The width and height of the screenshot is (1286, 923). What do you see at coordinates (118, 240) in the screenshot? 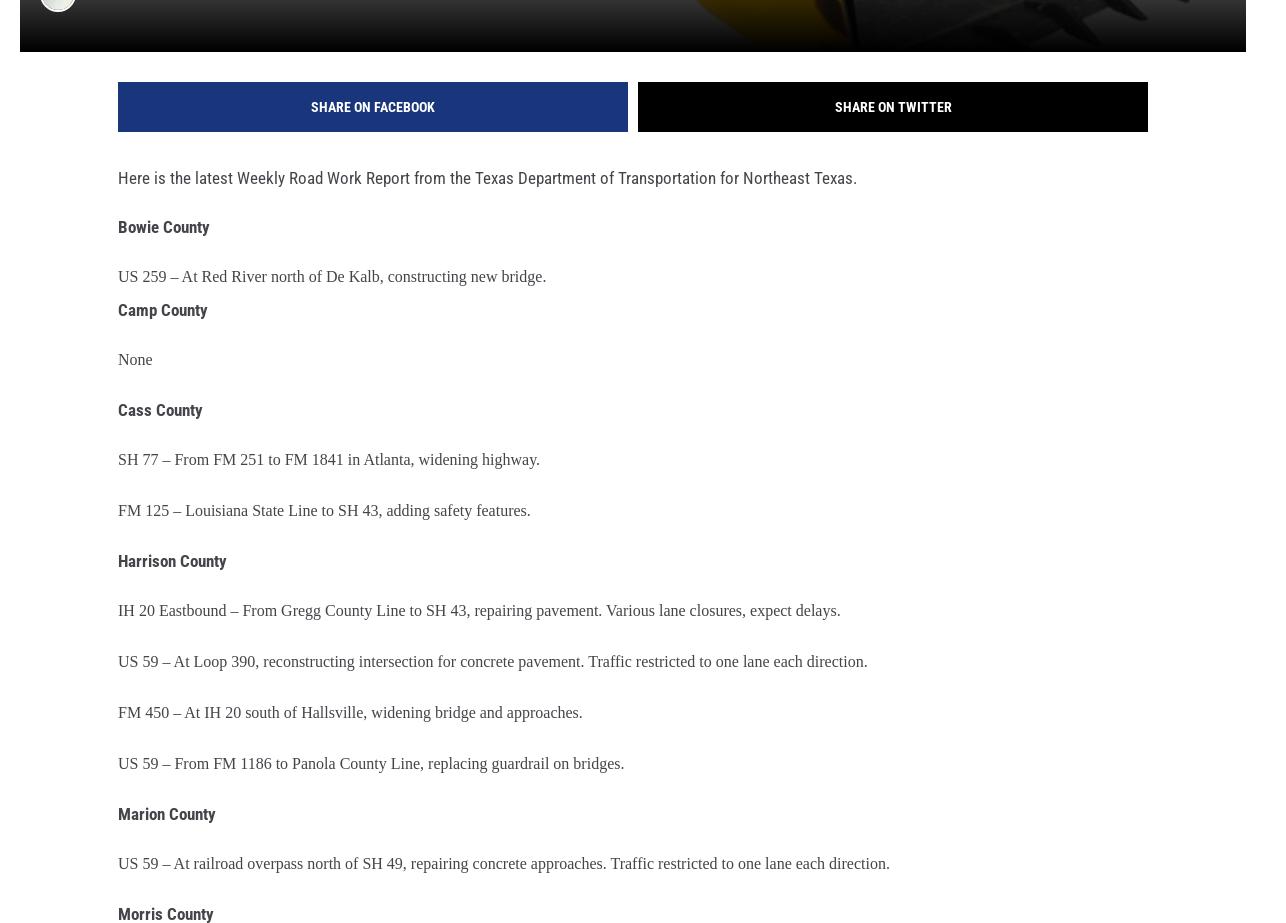
I see `'Bowie County'` at bounding box center [118, 240].